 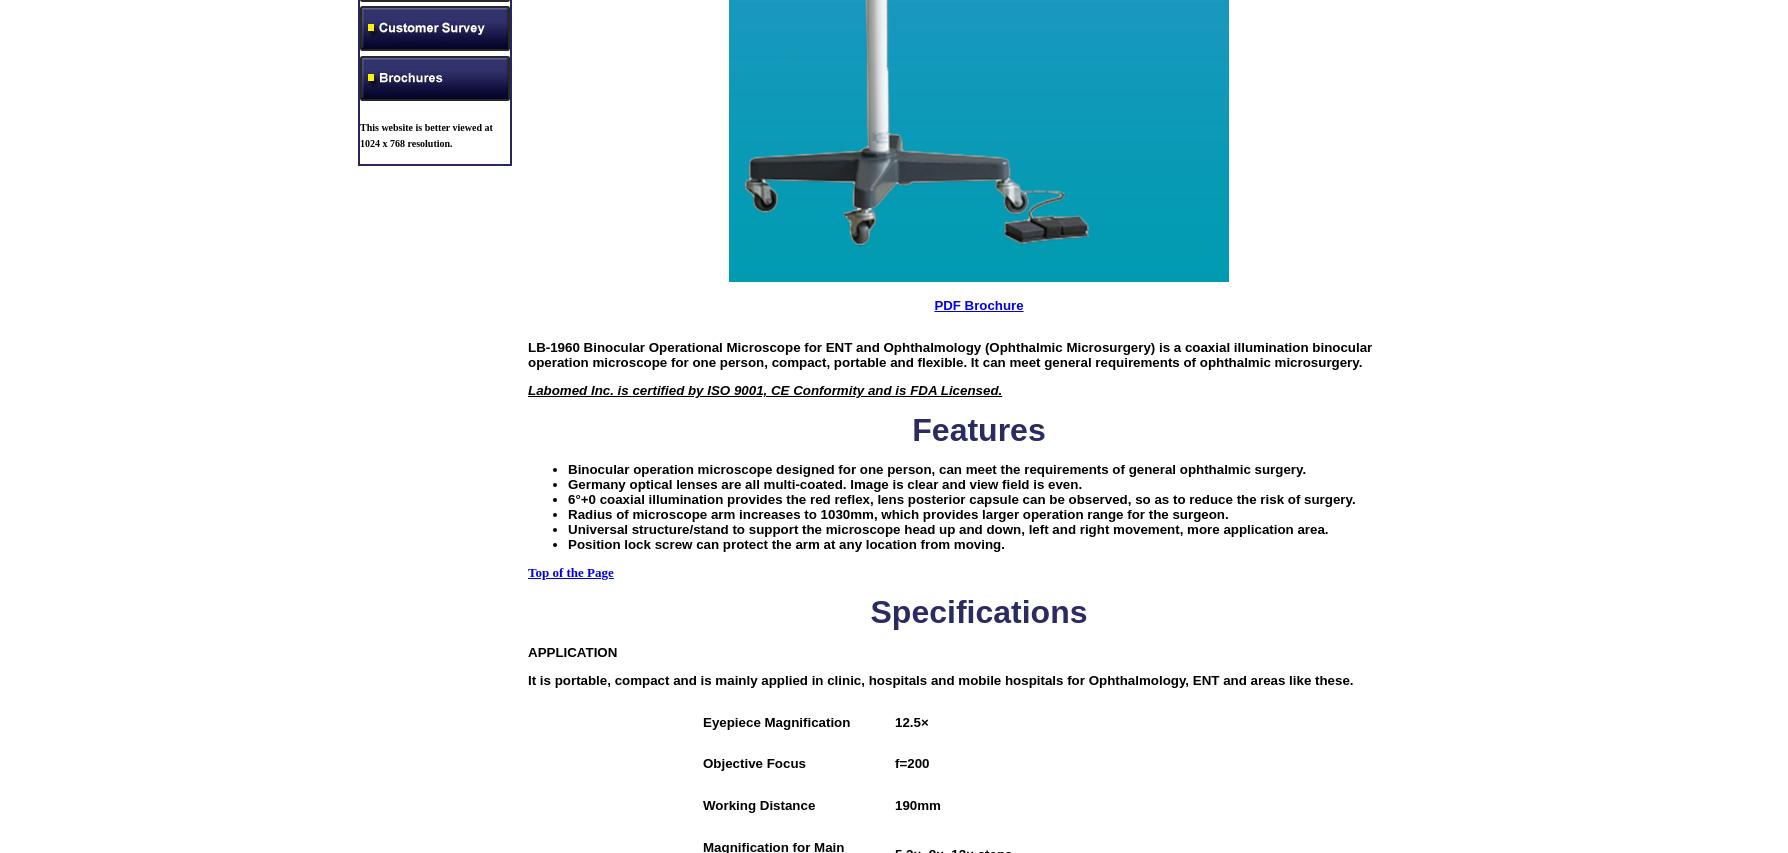 I want to click on 'Germany optical lenses are all multi-coated. Image is clear and view field is even.', so click(x=568, y=482).